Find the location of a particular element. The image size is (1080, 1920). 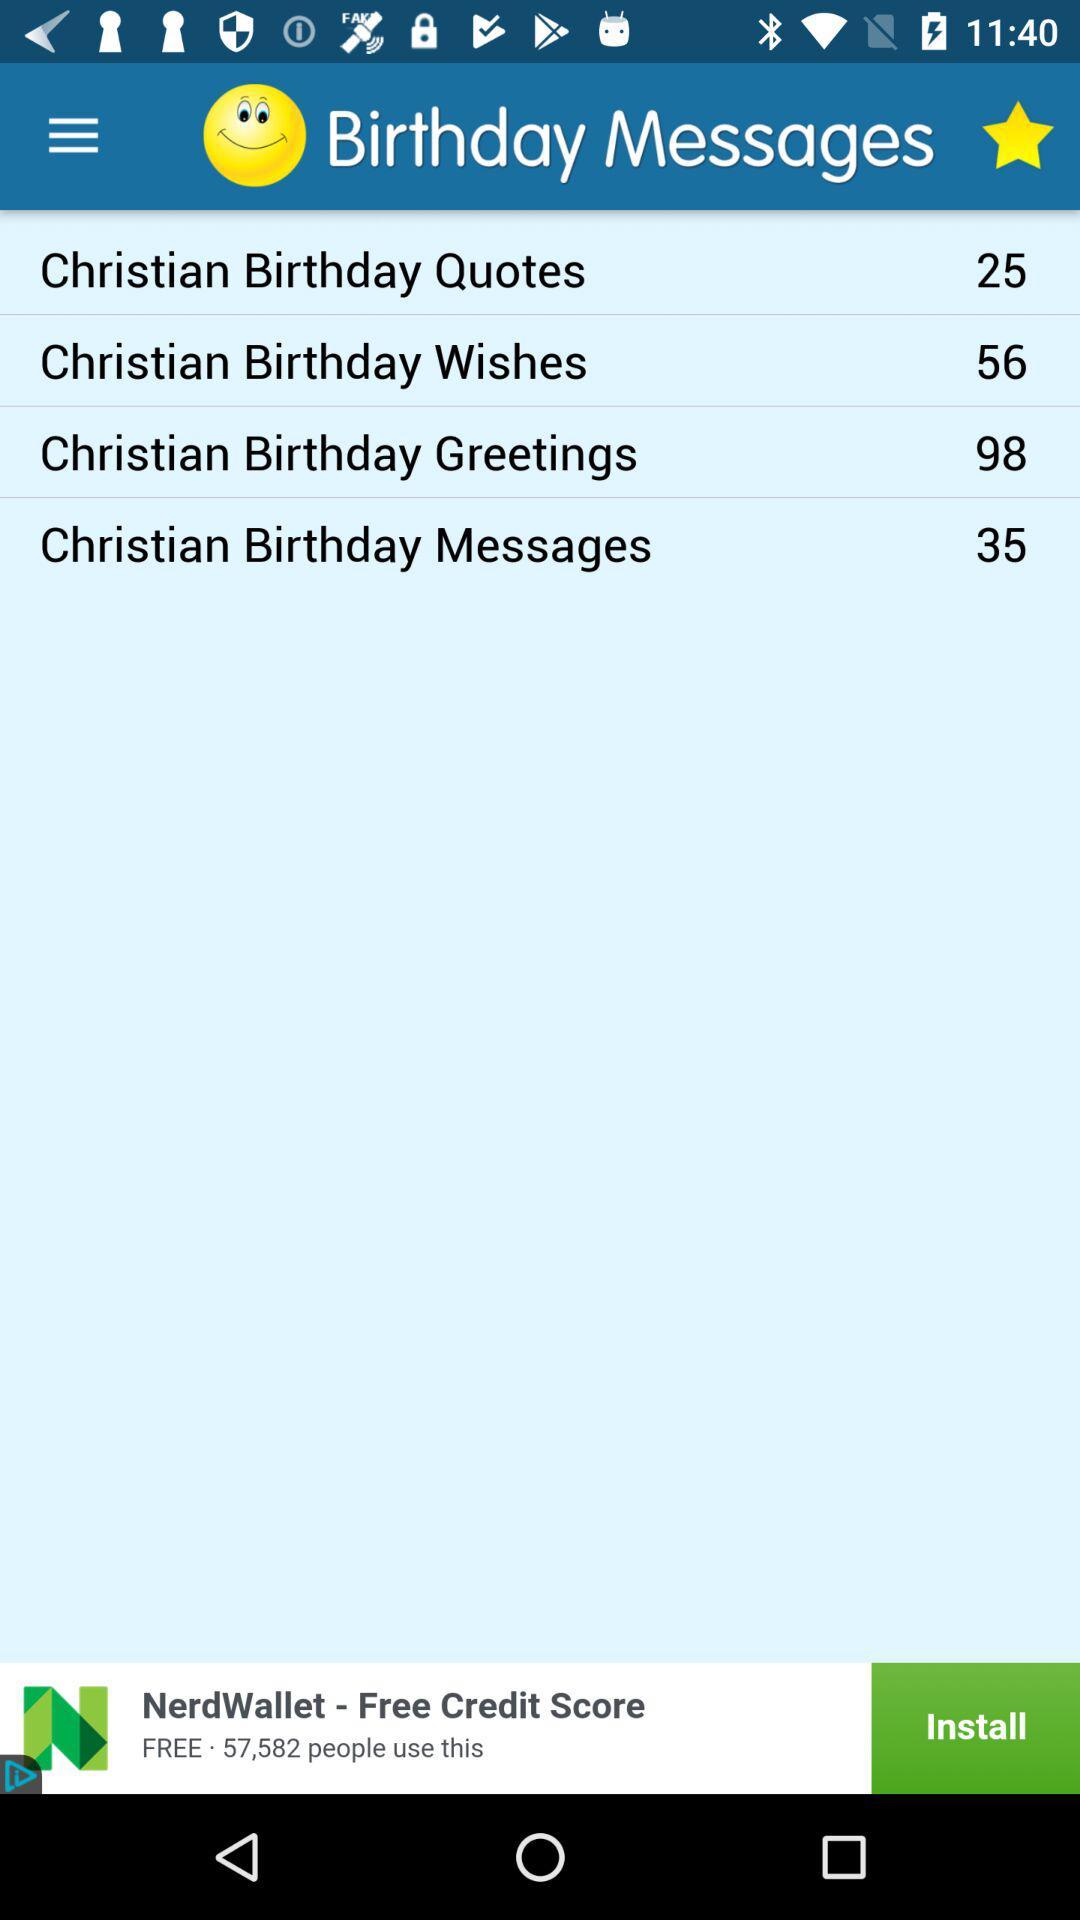

the icon above christian birthday quotes item is located at coordinates (72, 135).